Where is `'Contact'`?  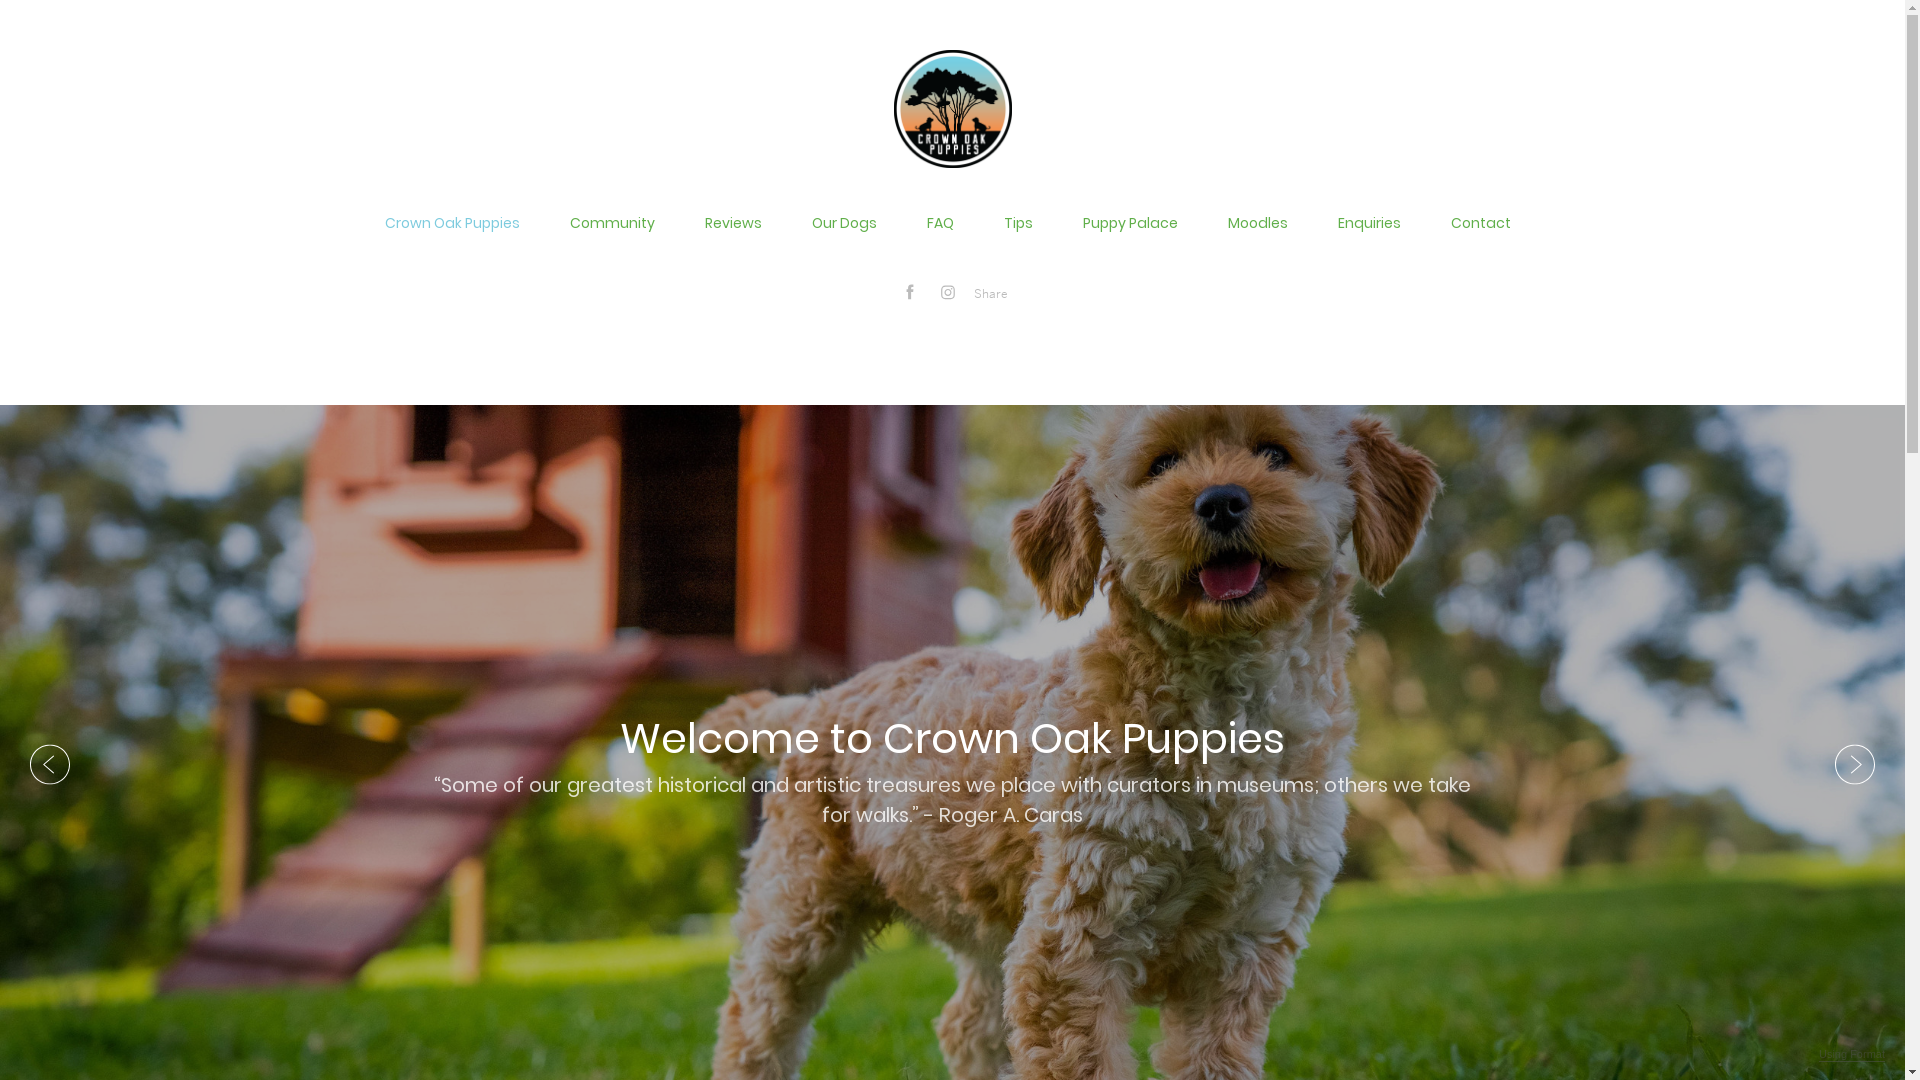 'Contact' is located at coordinates (1479, 223).